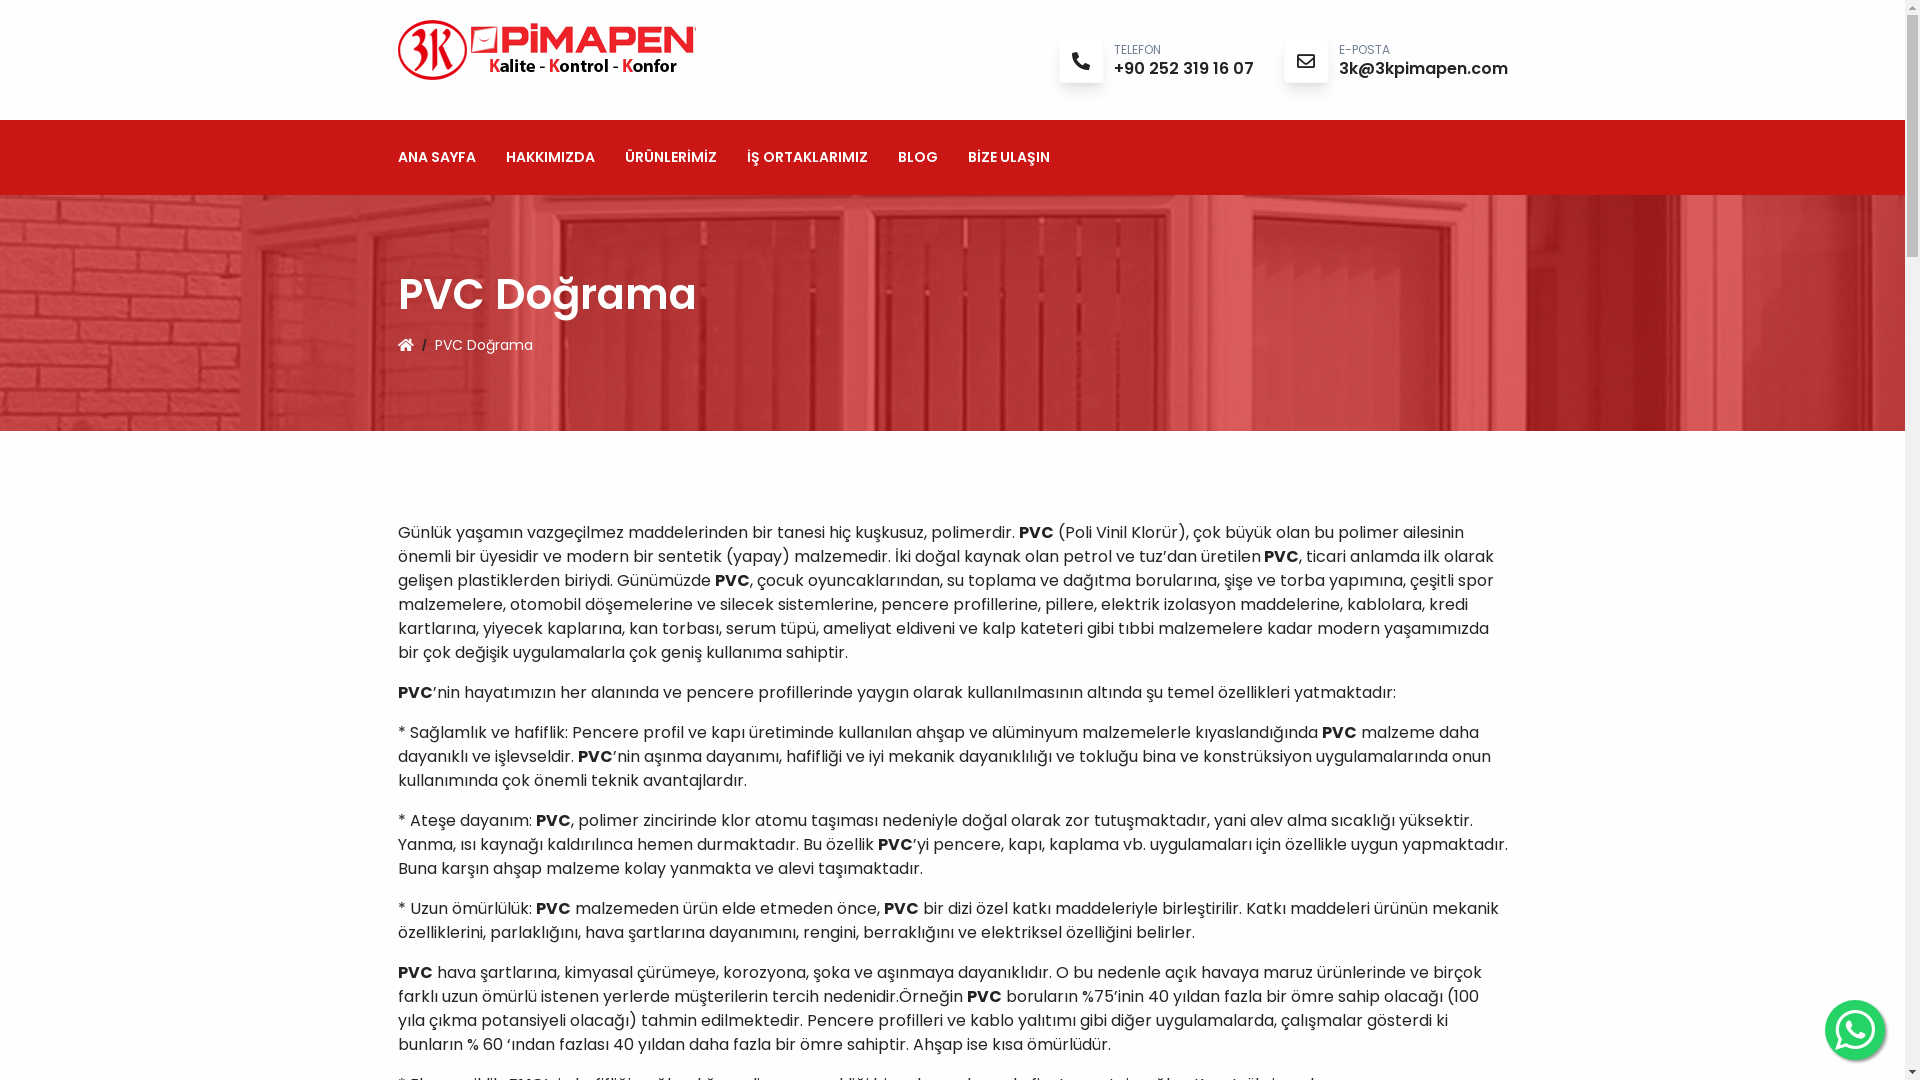 The image size is (1920, 1080). Describe the element at coordinates (550, 156) in the screenshot. I see `'HAKKIMIZDA'` at that location.